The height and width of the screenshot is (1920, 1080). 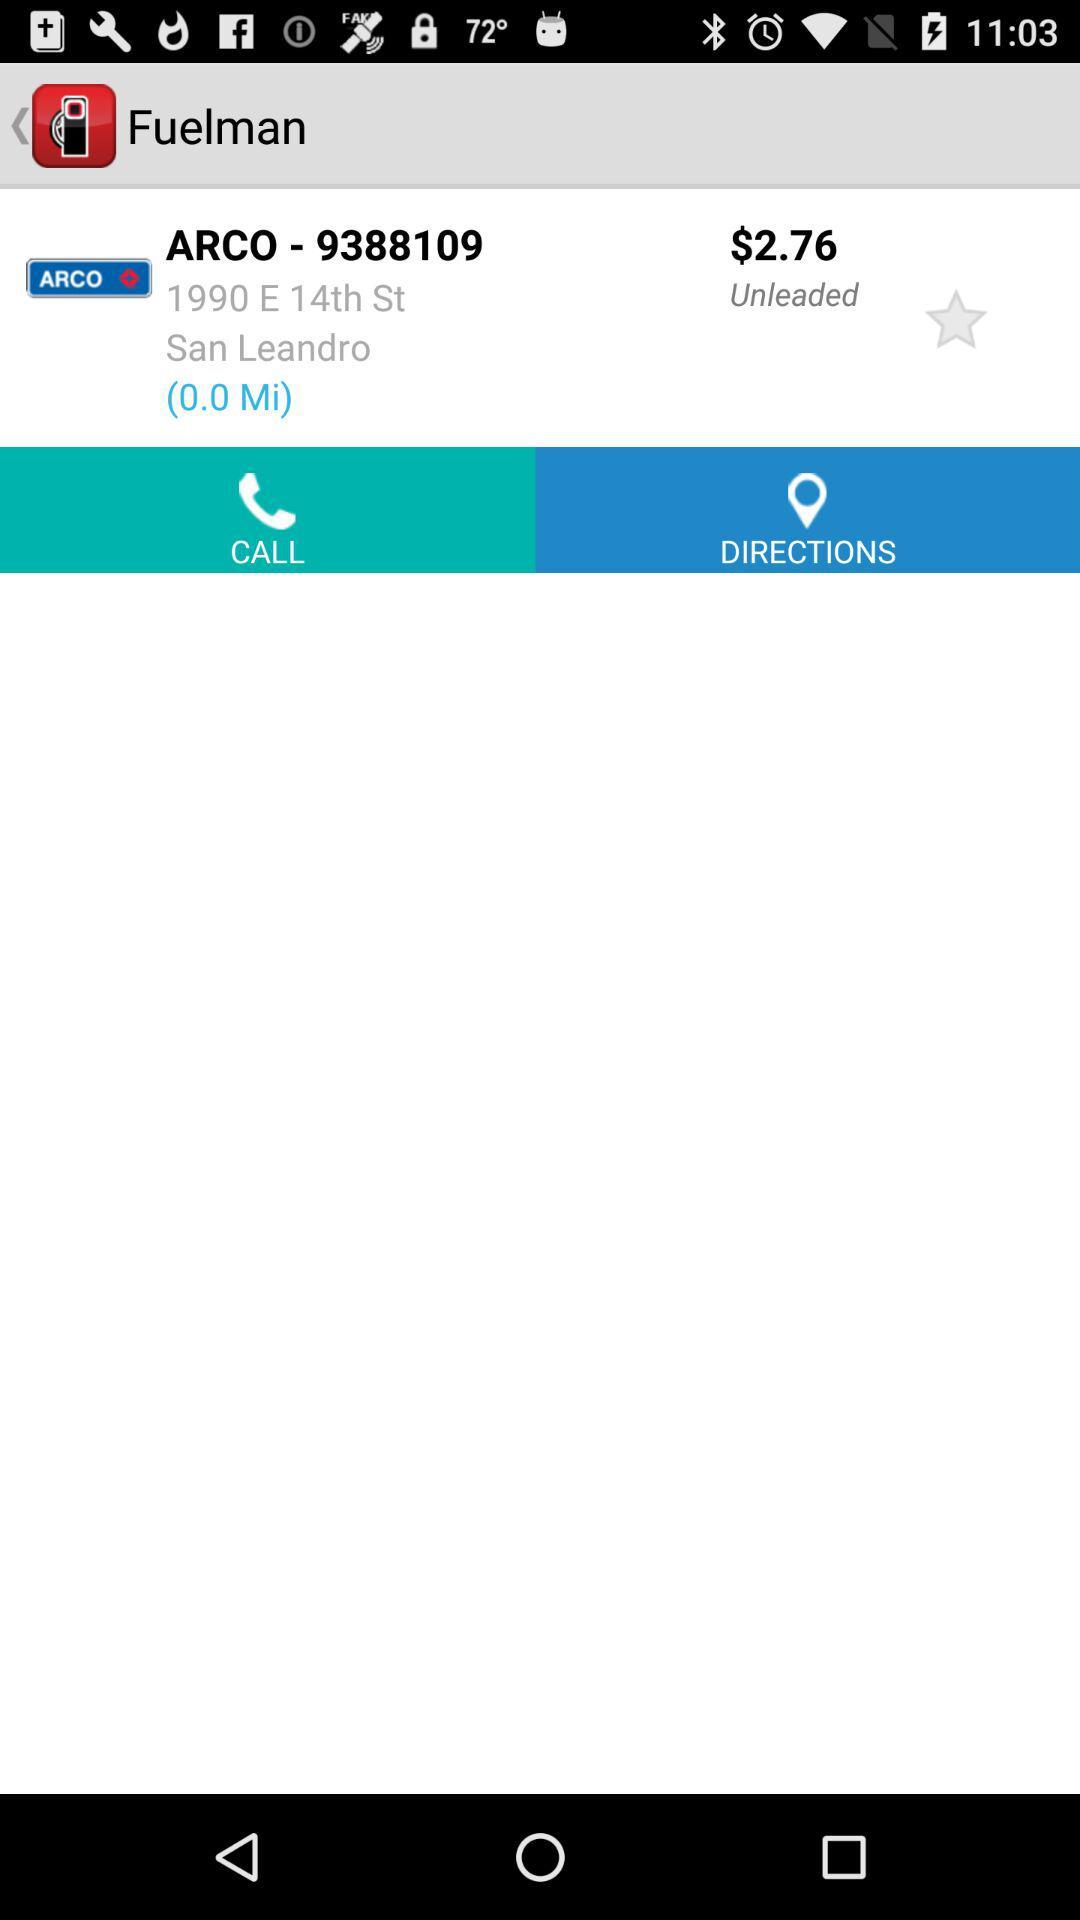 I want to click on the star icon, so click(x=955, y=340).